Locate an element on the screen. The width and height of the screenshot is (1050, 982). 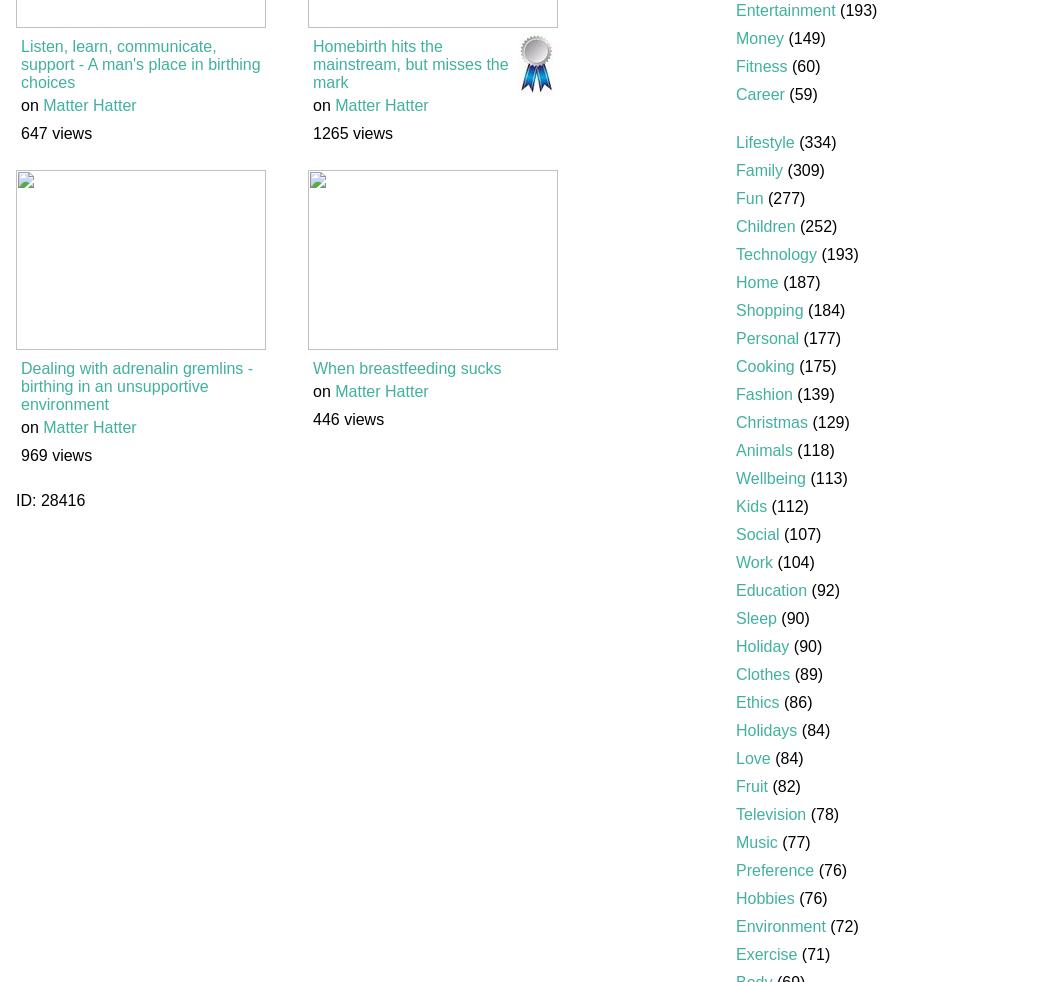
'(71)' is located at coordinates (812, 954).